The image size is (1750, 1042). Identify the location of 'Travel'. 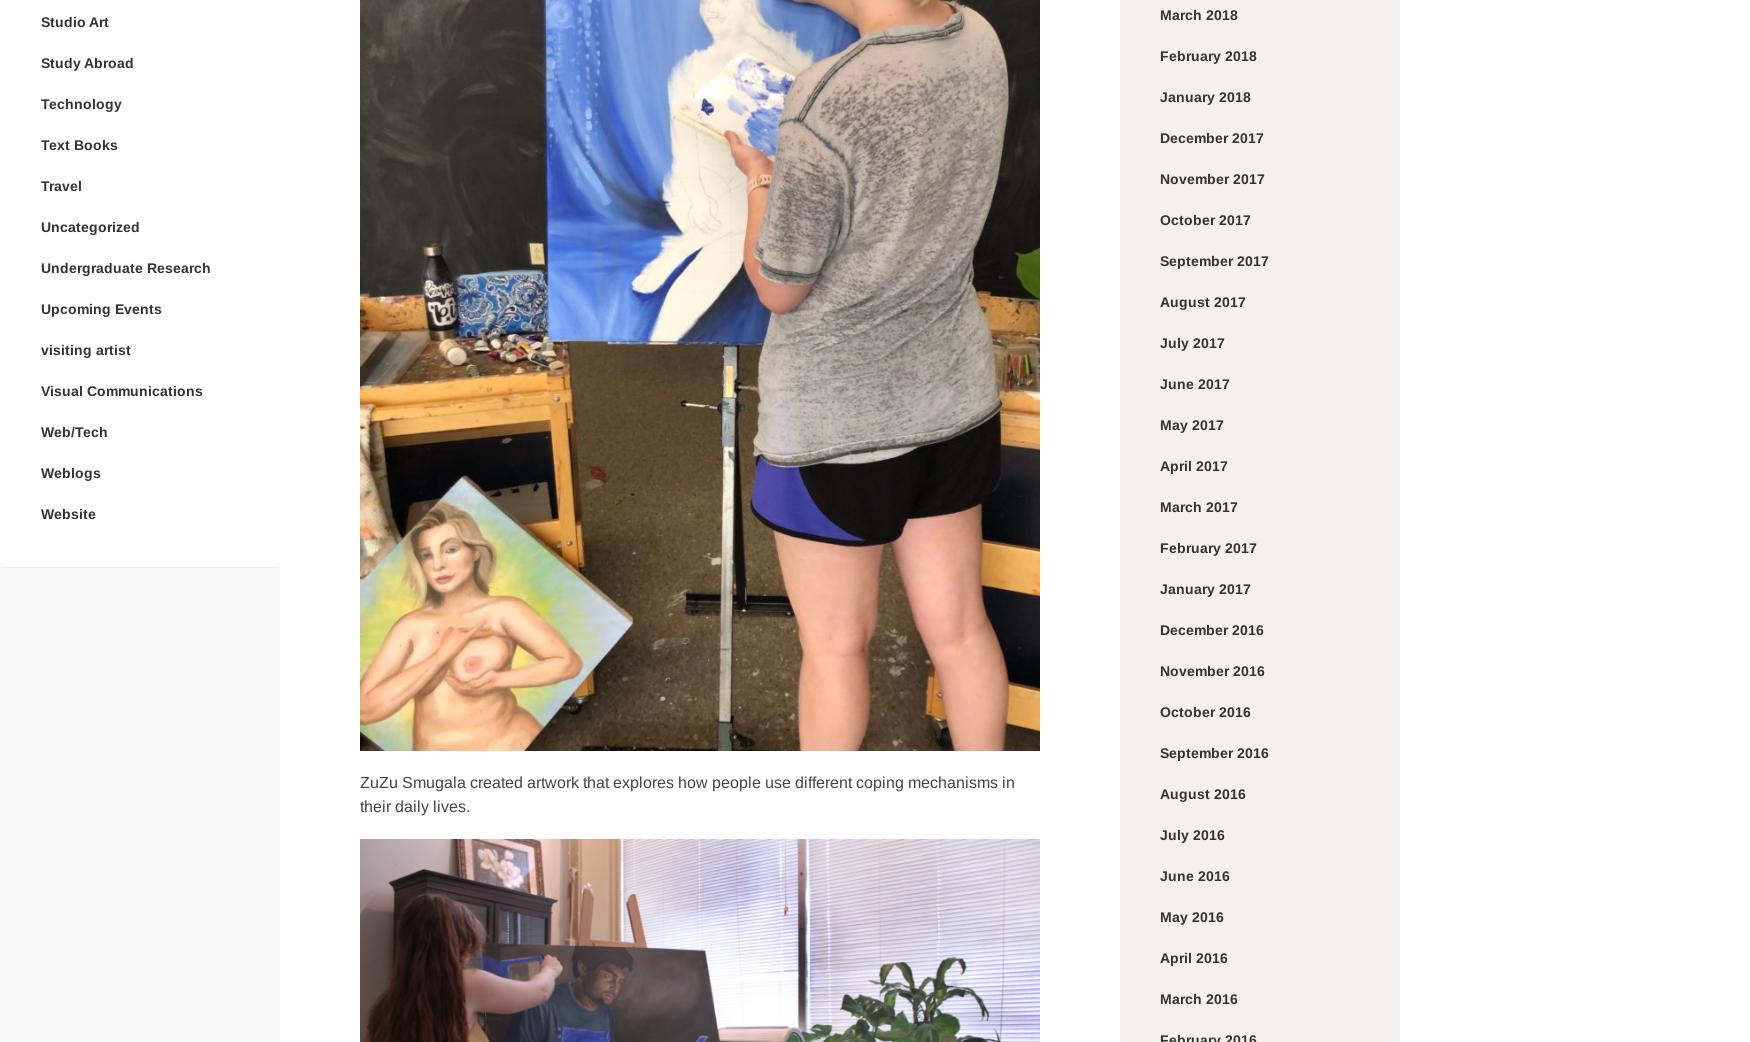
(60, 183).